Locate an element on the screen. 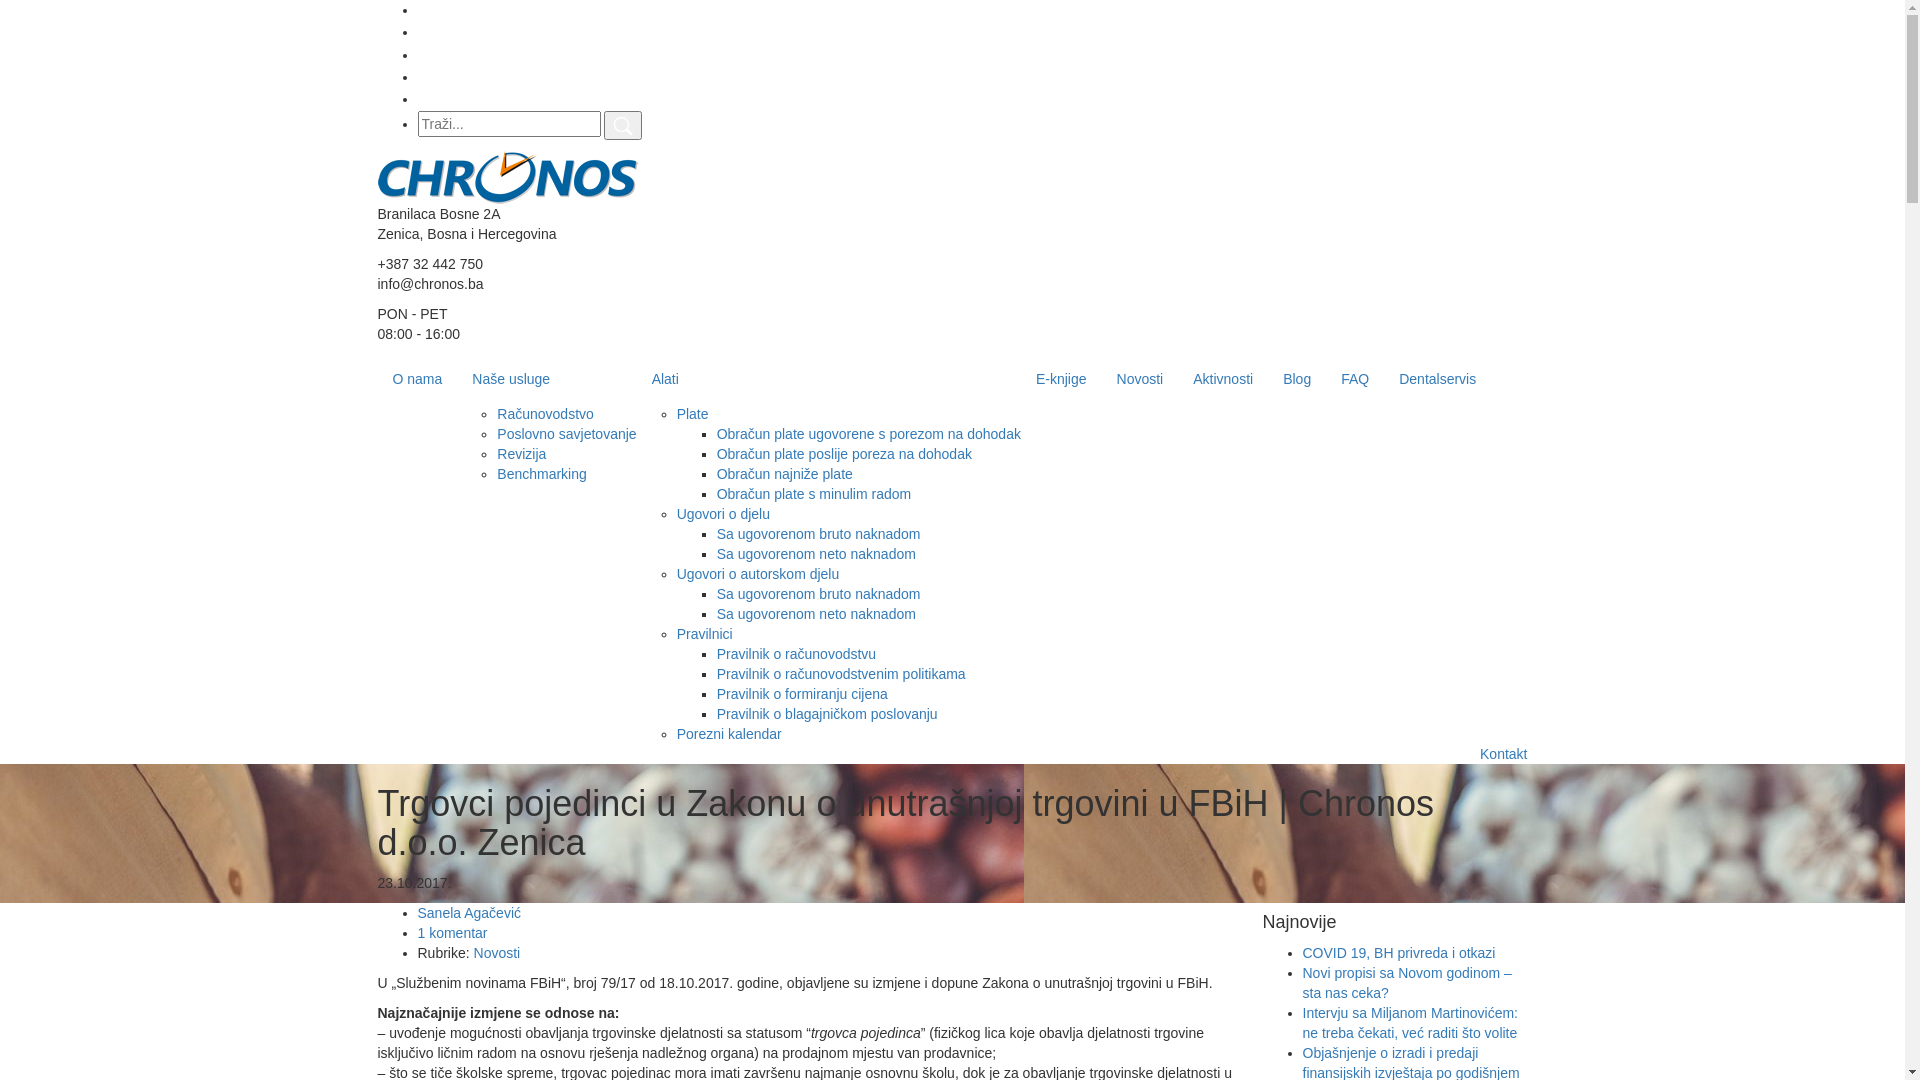  'Benchmarking' is located at coordinates (542, 474).